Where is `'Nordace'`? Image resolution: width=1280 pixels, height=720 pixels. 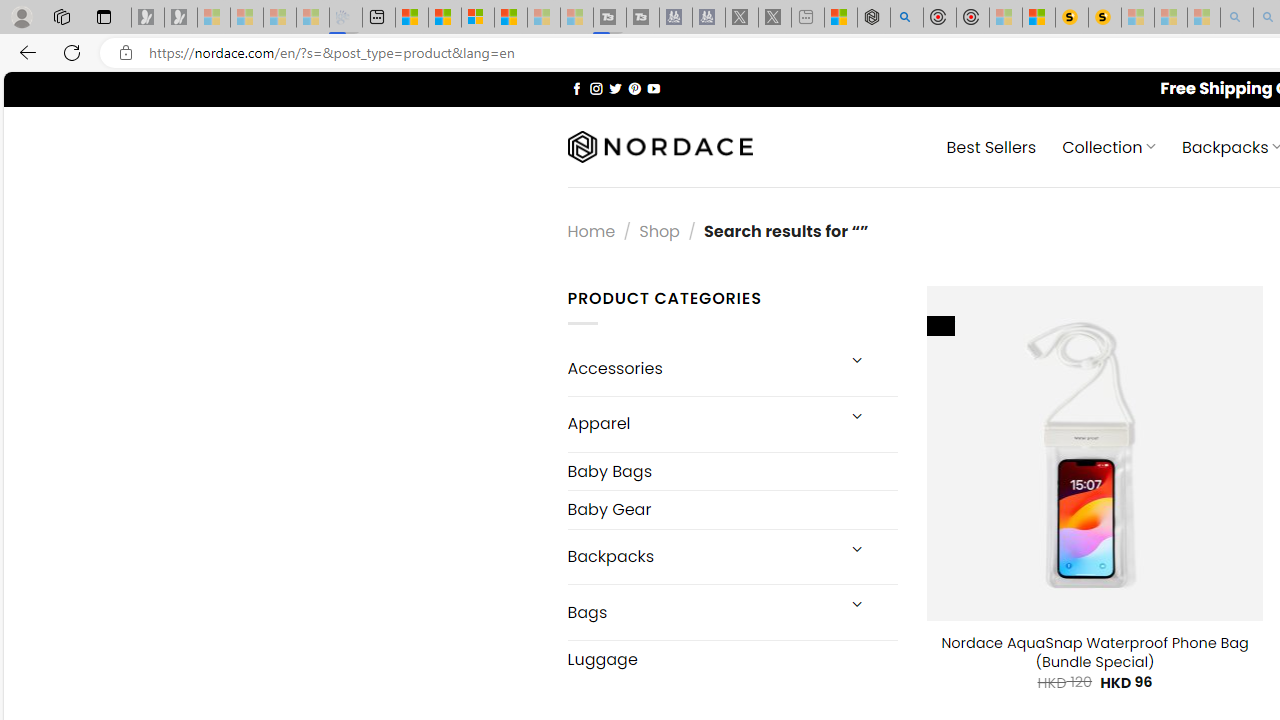
'Nordace' is located at coordinates (659, 146).